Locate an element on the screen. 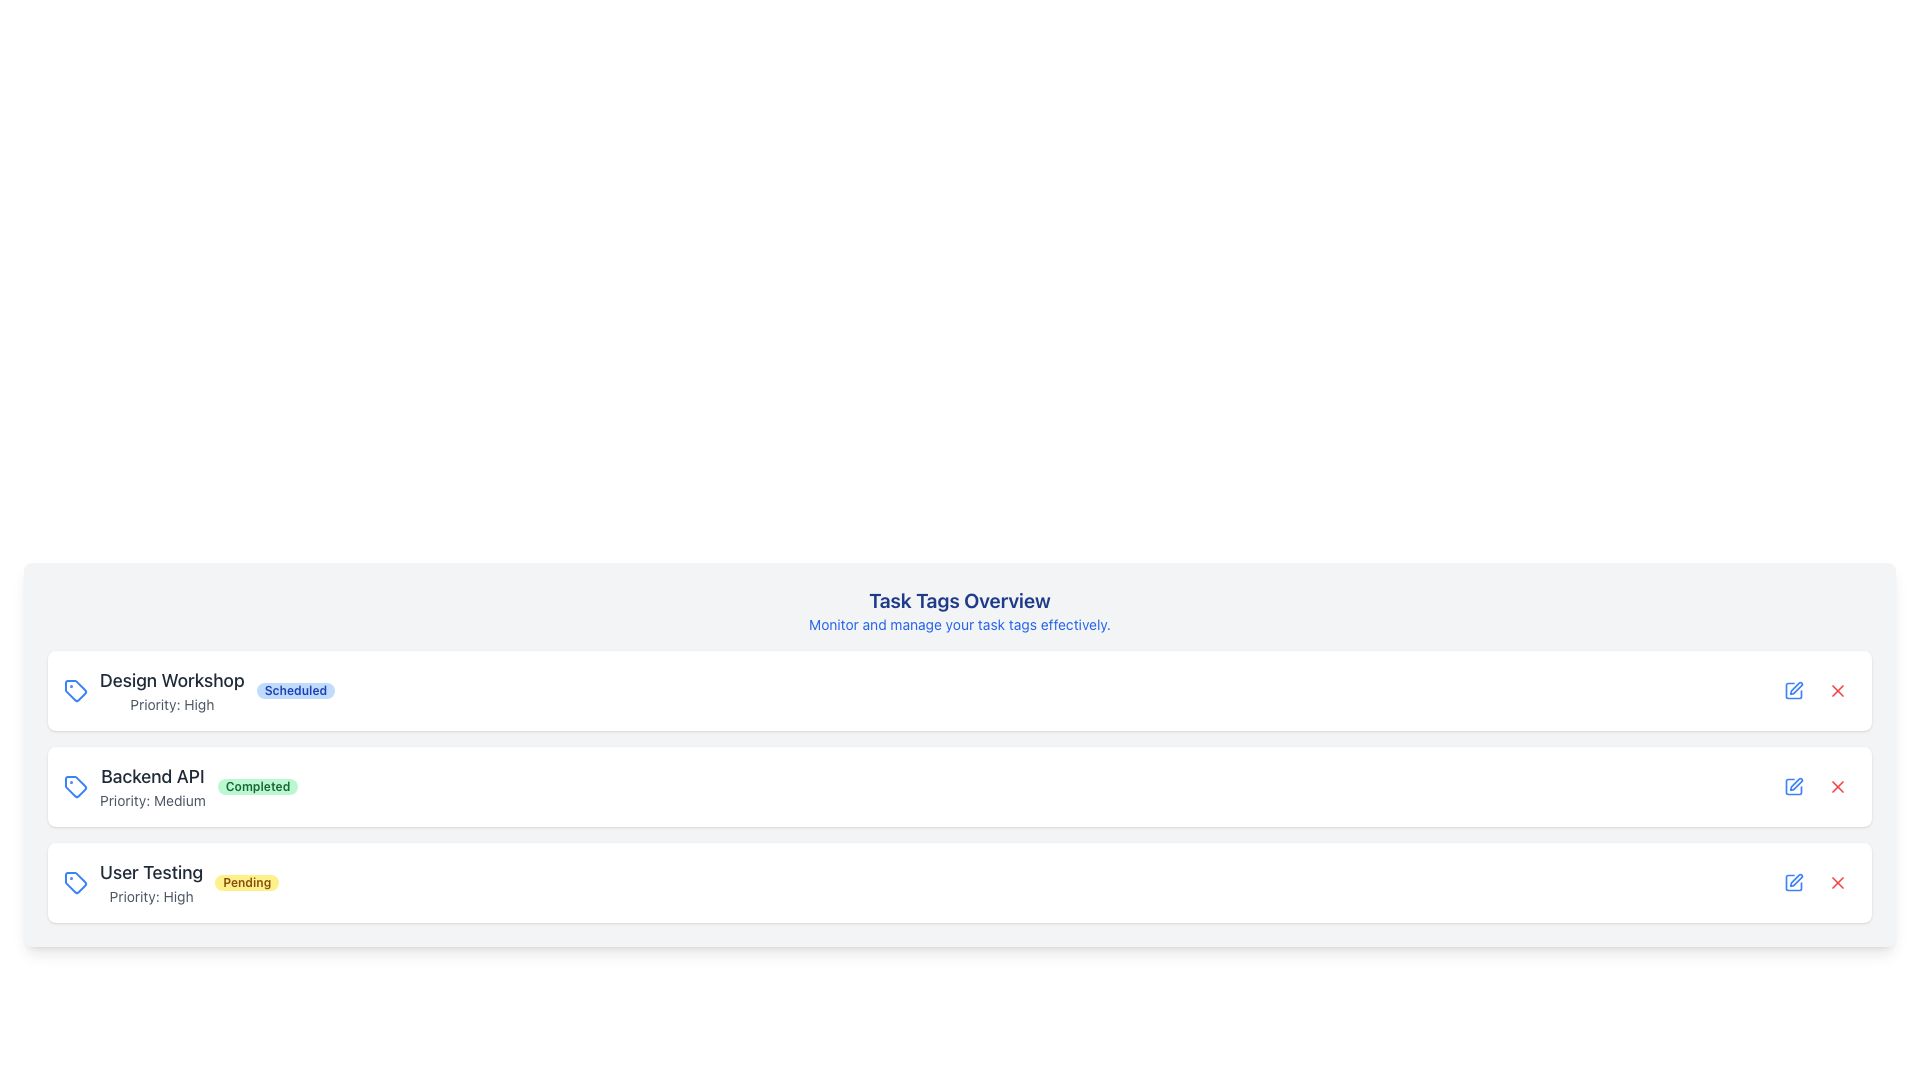 Image resolution: width=1920 pixels, height=1080 pixels. the edit button located in the rightmost part of the first row within a vertically-listed group of items to initiate an edit action is located at coordinates (1794, 689).